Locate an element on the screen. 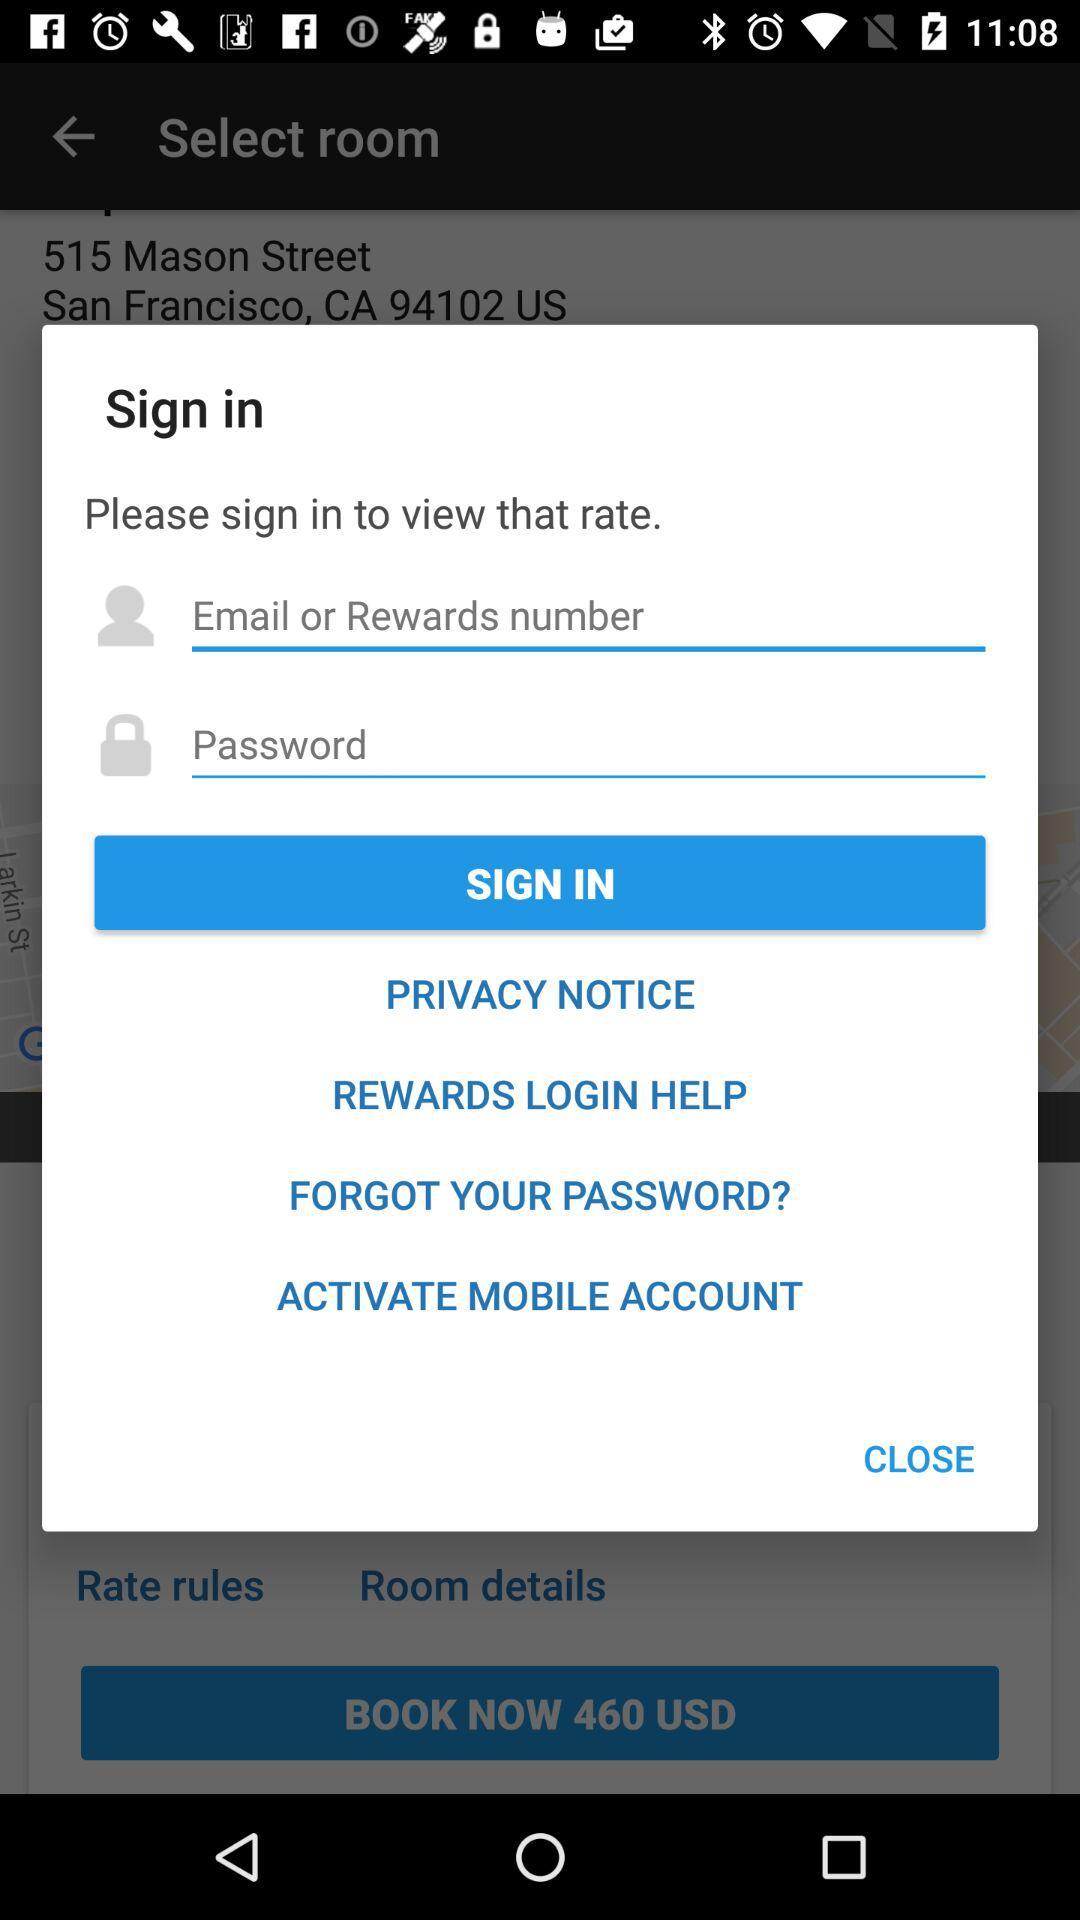 Image resolution: width=1080 pixels, height=1920 pixels. icon below forgot your password? item is located at coordinates (540, 1294).